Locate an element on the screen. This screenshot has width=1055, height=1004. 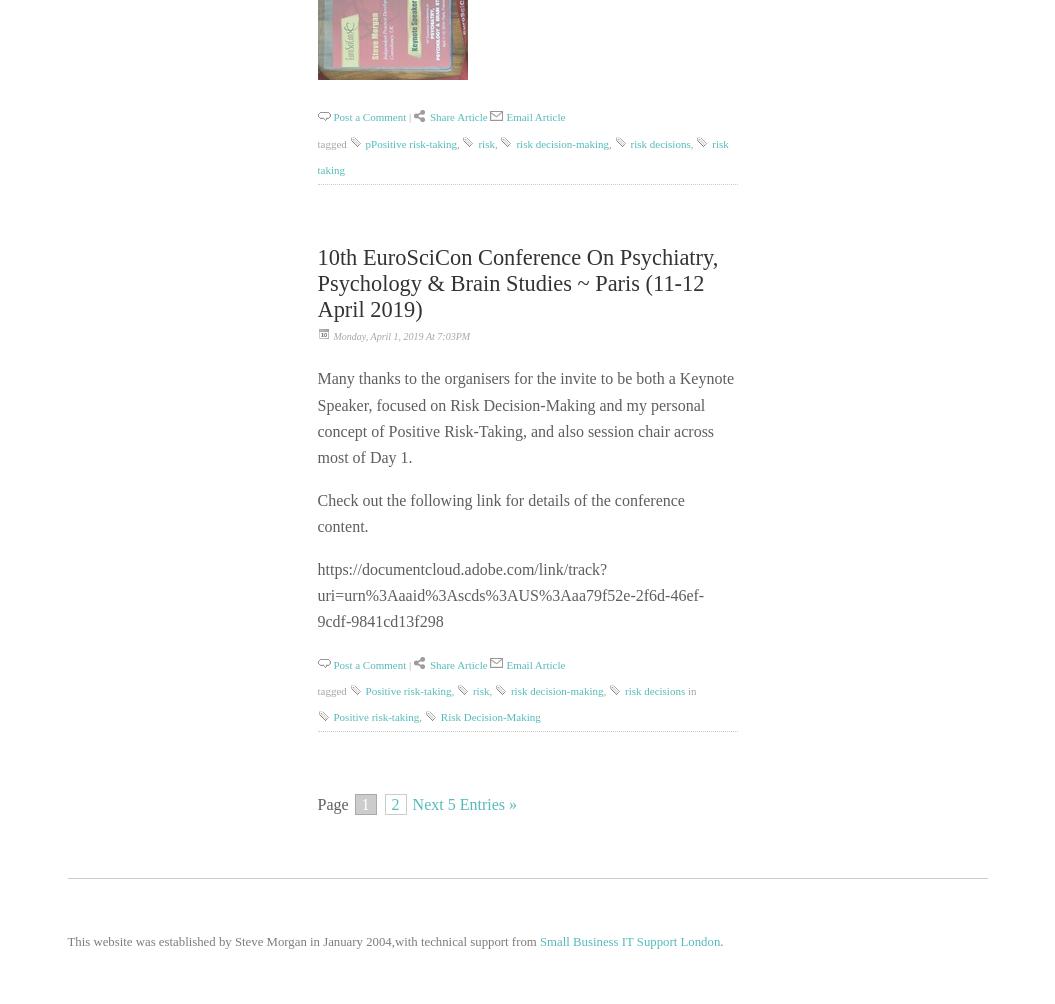
'Small Business IT Support London' is located at coordinates (629, 940).